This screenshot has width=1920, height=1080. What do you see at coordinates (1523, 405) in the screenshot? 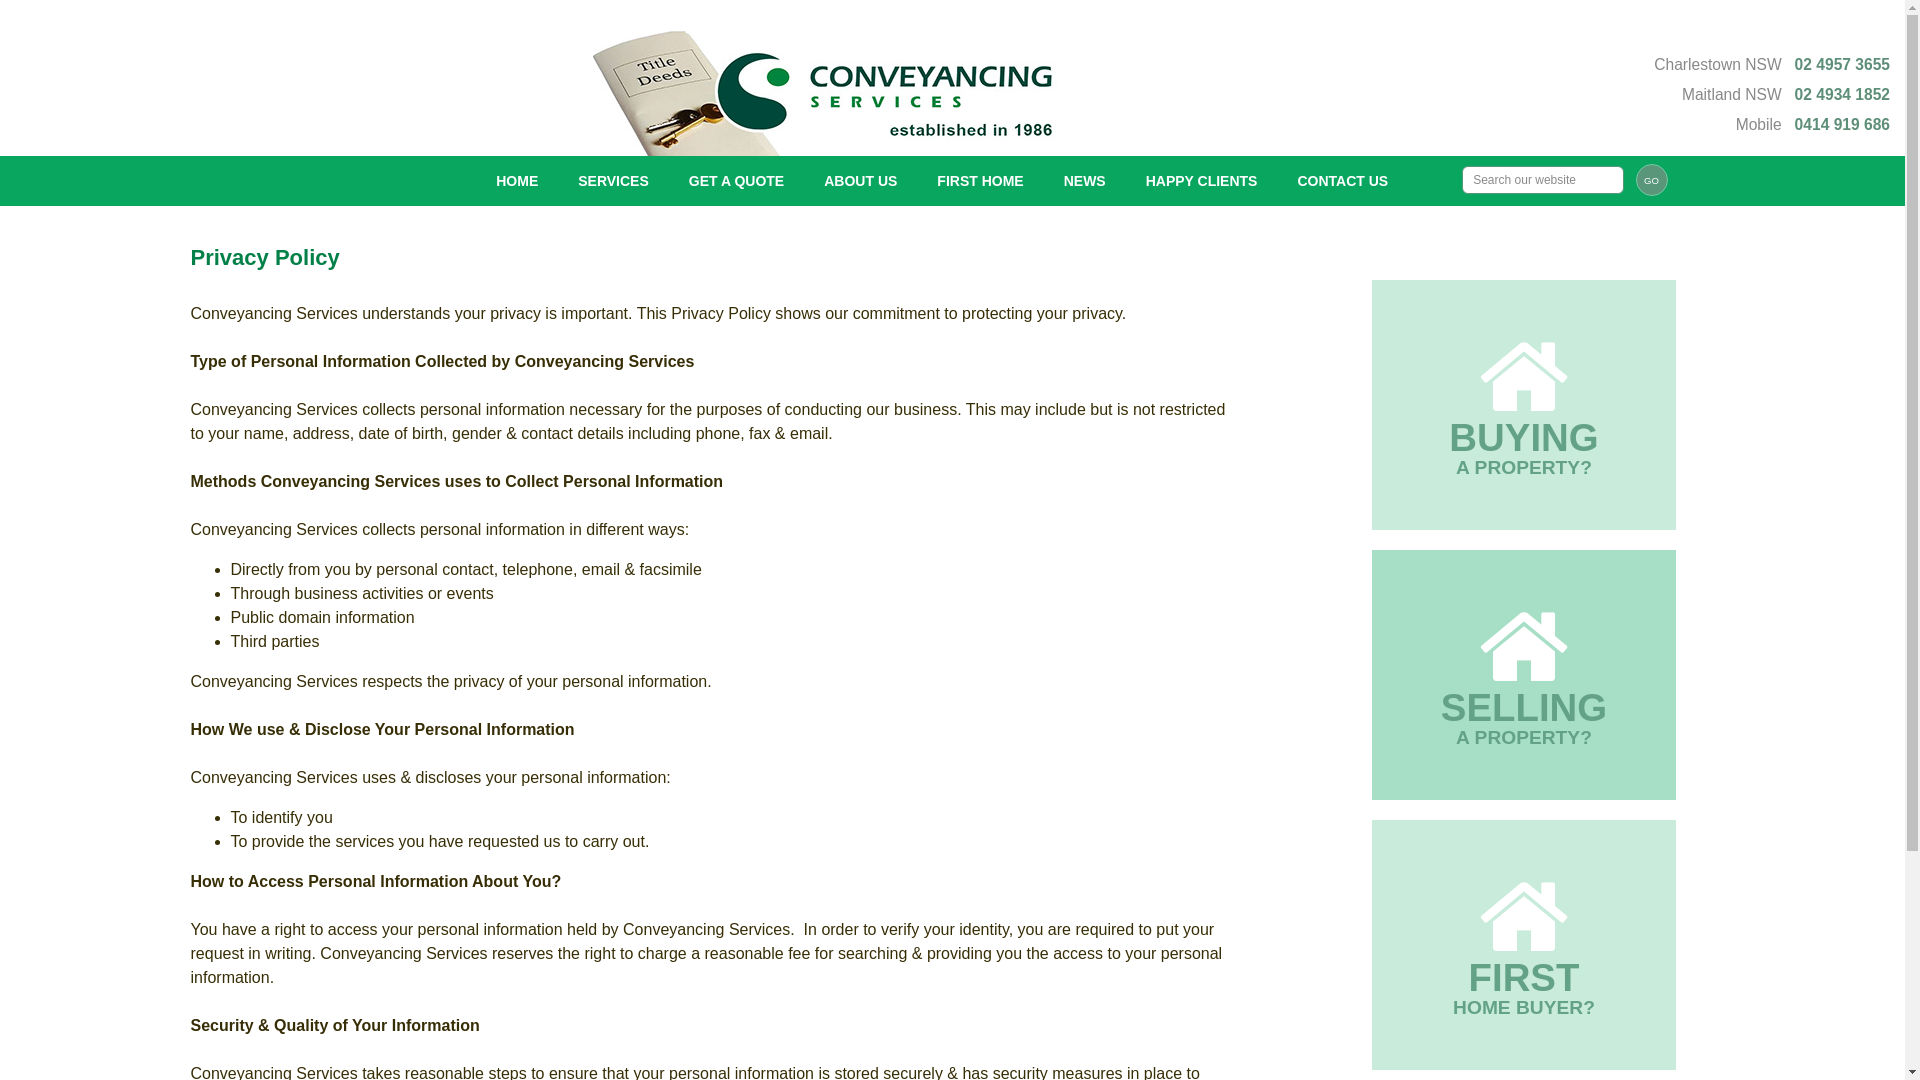
I see `'BUYING` at bounding box center [1523, 405].